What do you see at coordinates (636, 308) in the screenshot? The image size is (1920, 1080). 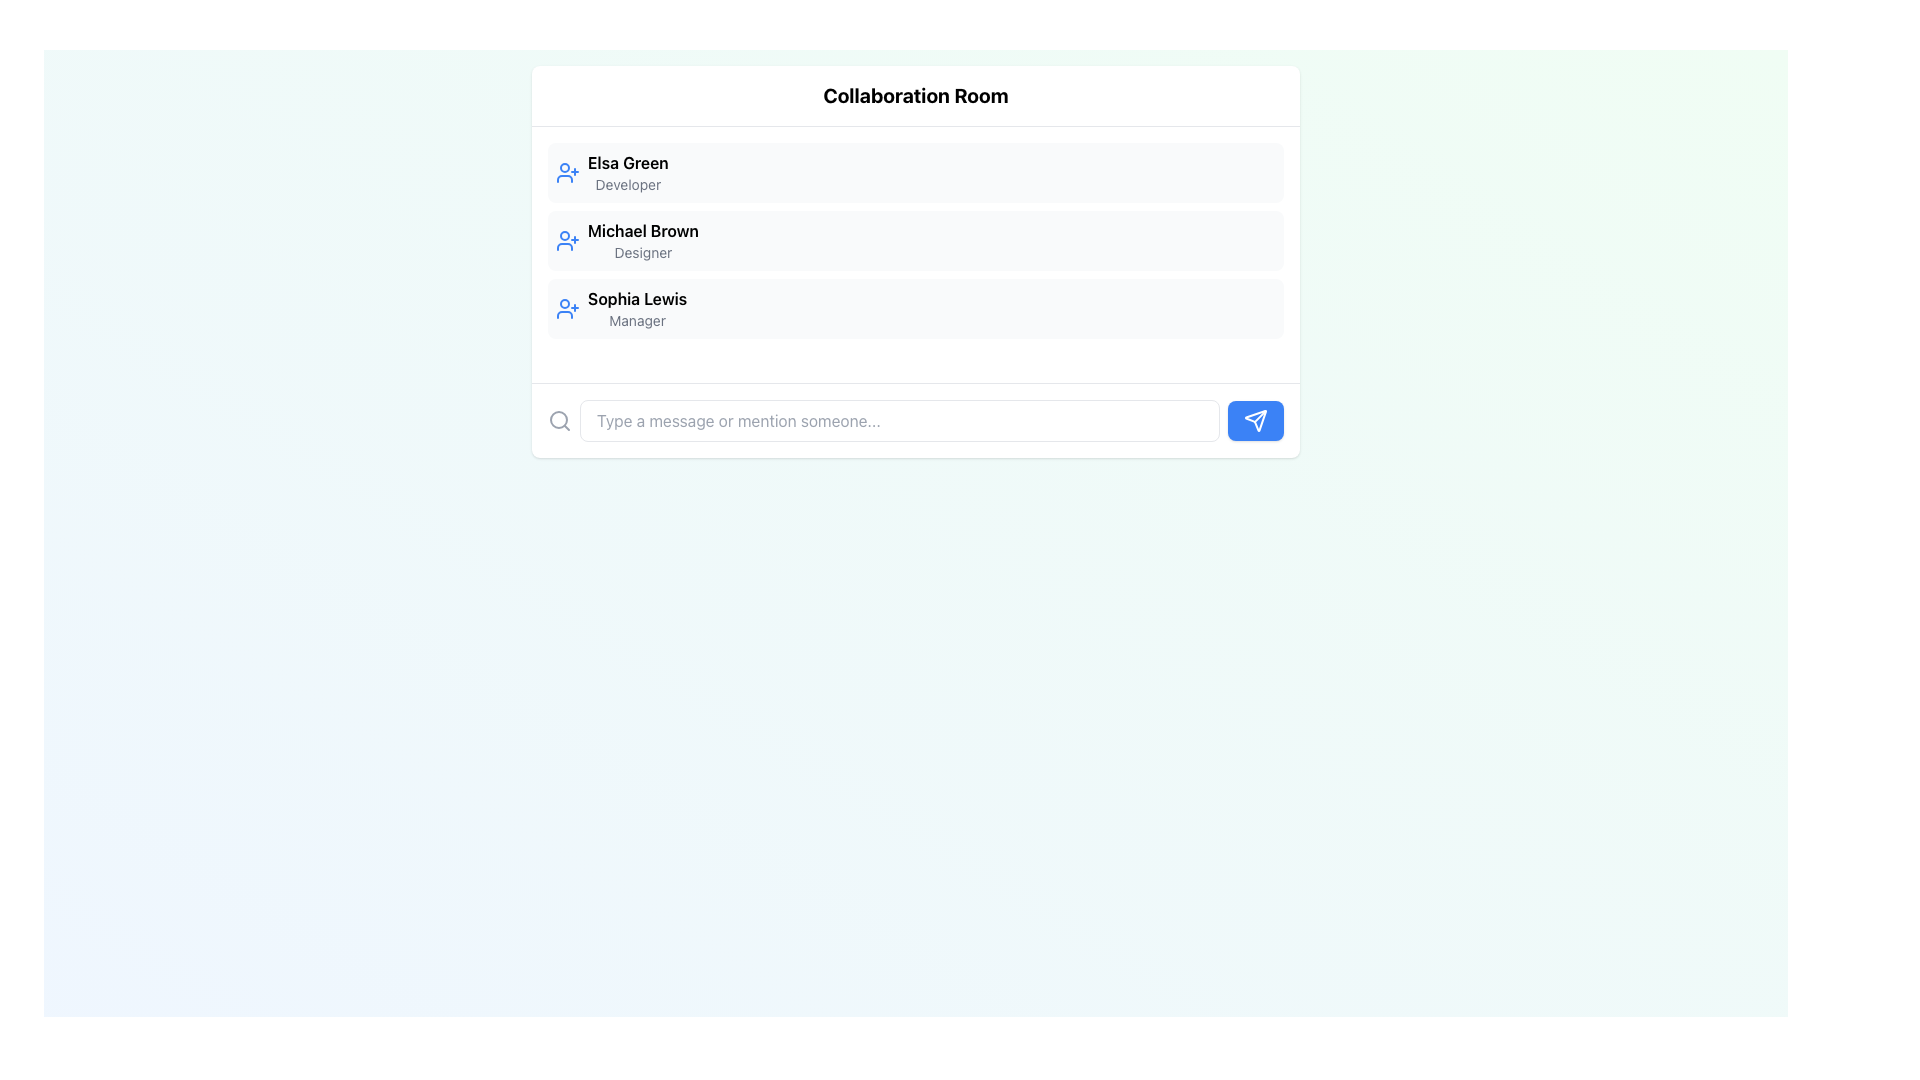 I see `the text block displaying the name 'Sophia Lewis' and the subtitle 'Manager', which is the third item in the vertically arranged list within the 'Collaboration Room' panel` at bounding box center [636, 308].